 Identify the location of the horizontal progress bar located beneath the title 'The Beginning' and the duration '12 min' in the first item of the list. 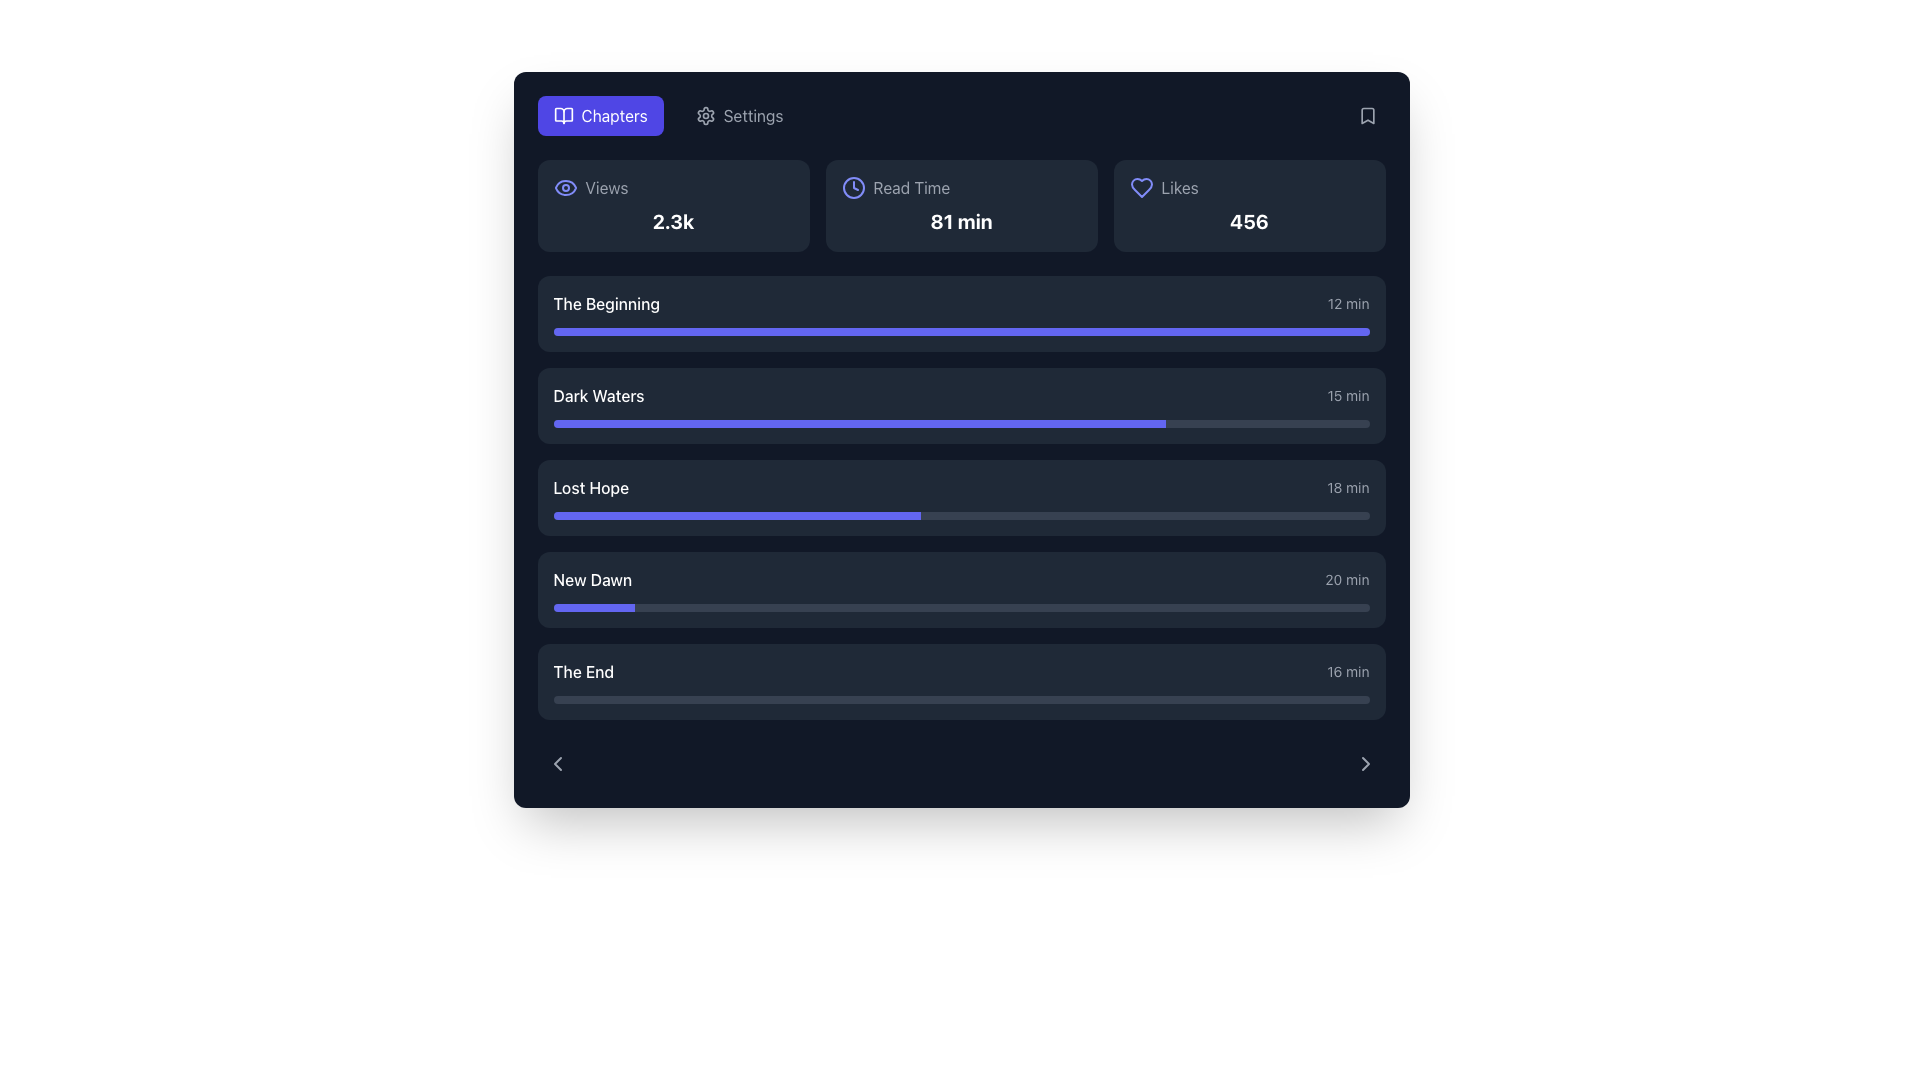
(961, 330).